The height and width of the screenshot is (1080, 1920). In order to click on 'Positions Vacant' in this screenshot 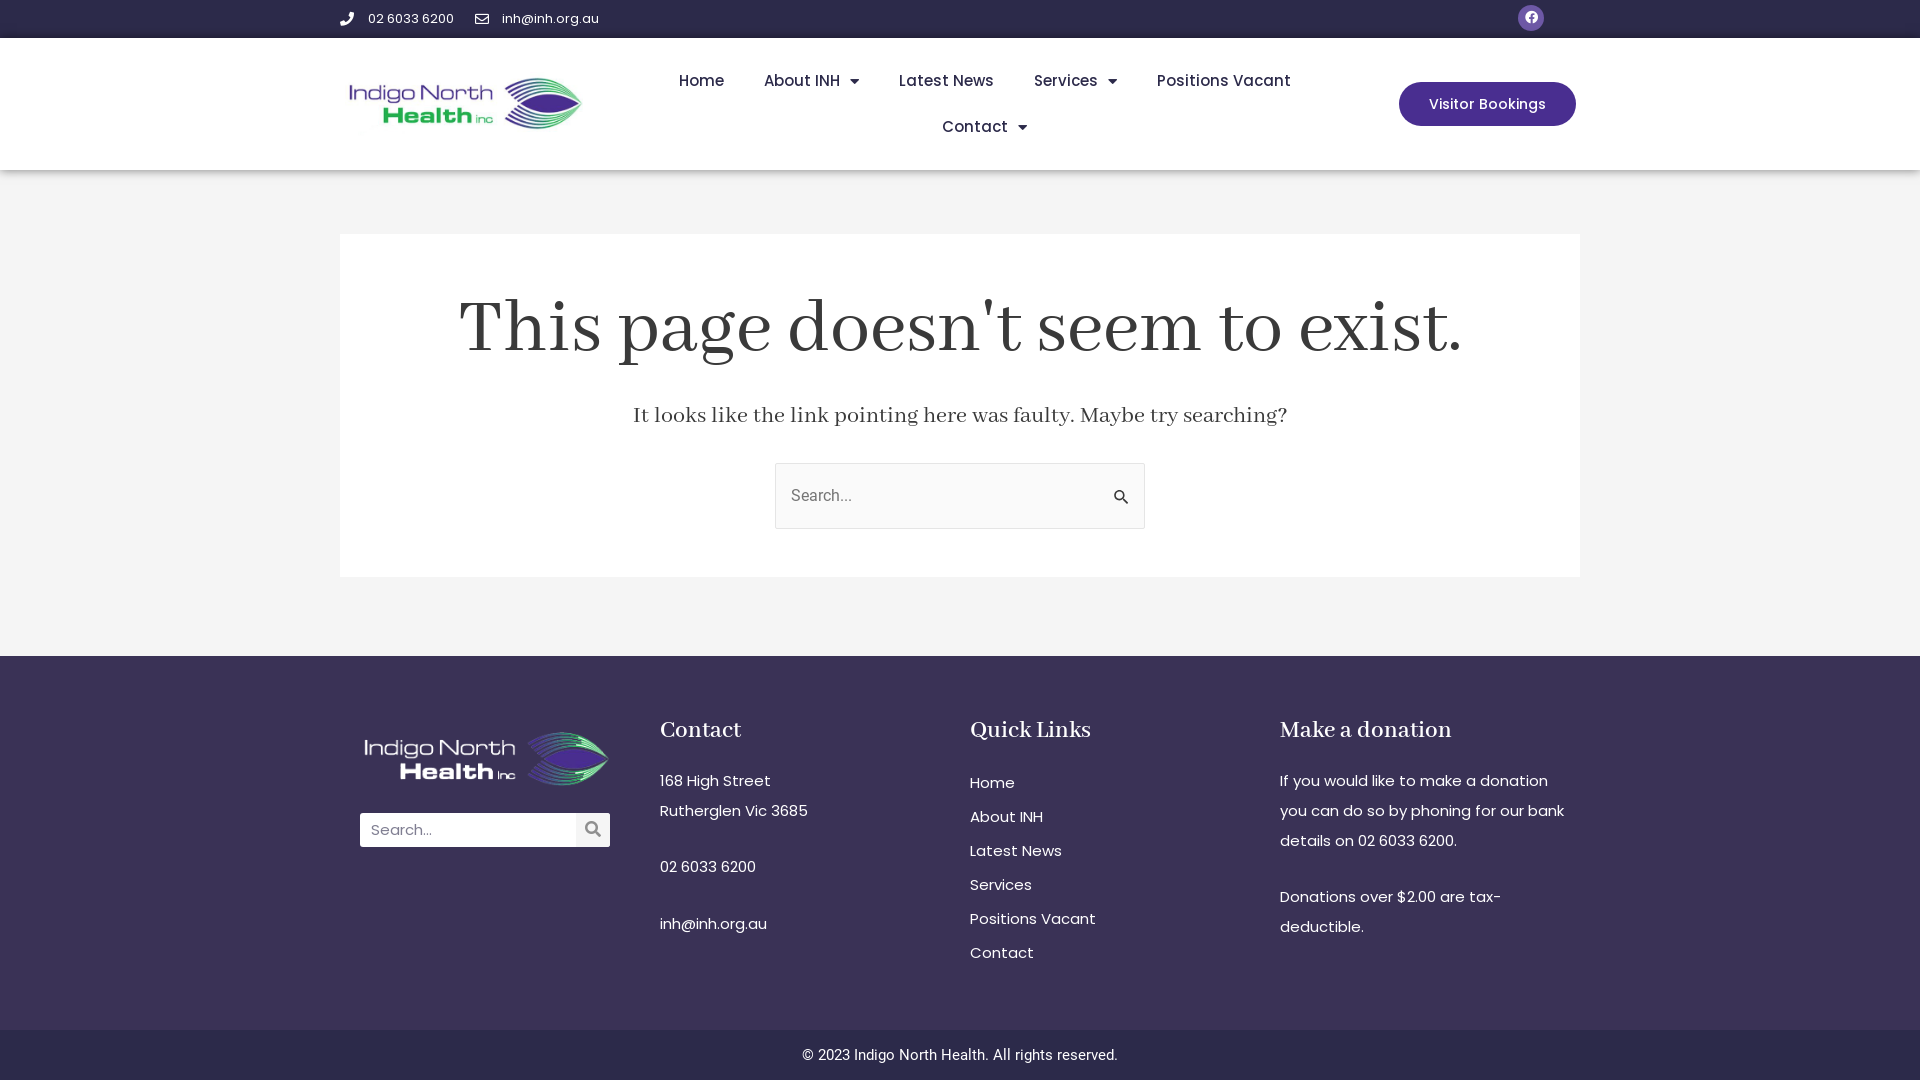, I will do `click(1137, 80)`.